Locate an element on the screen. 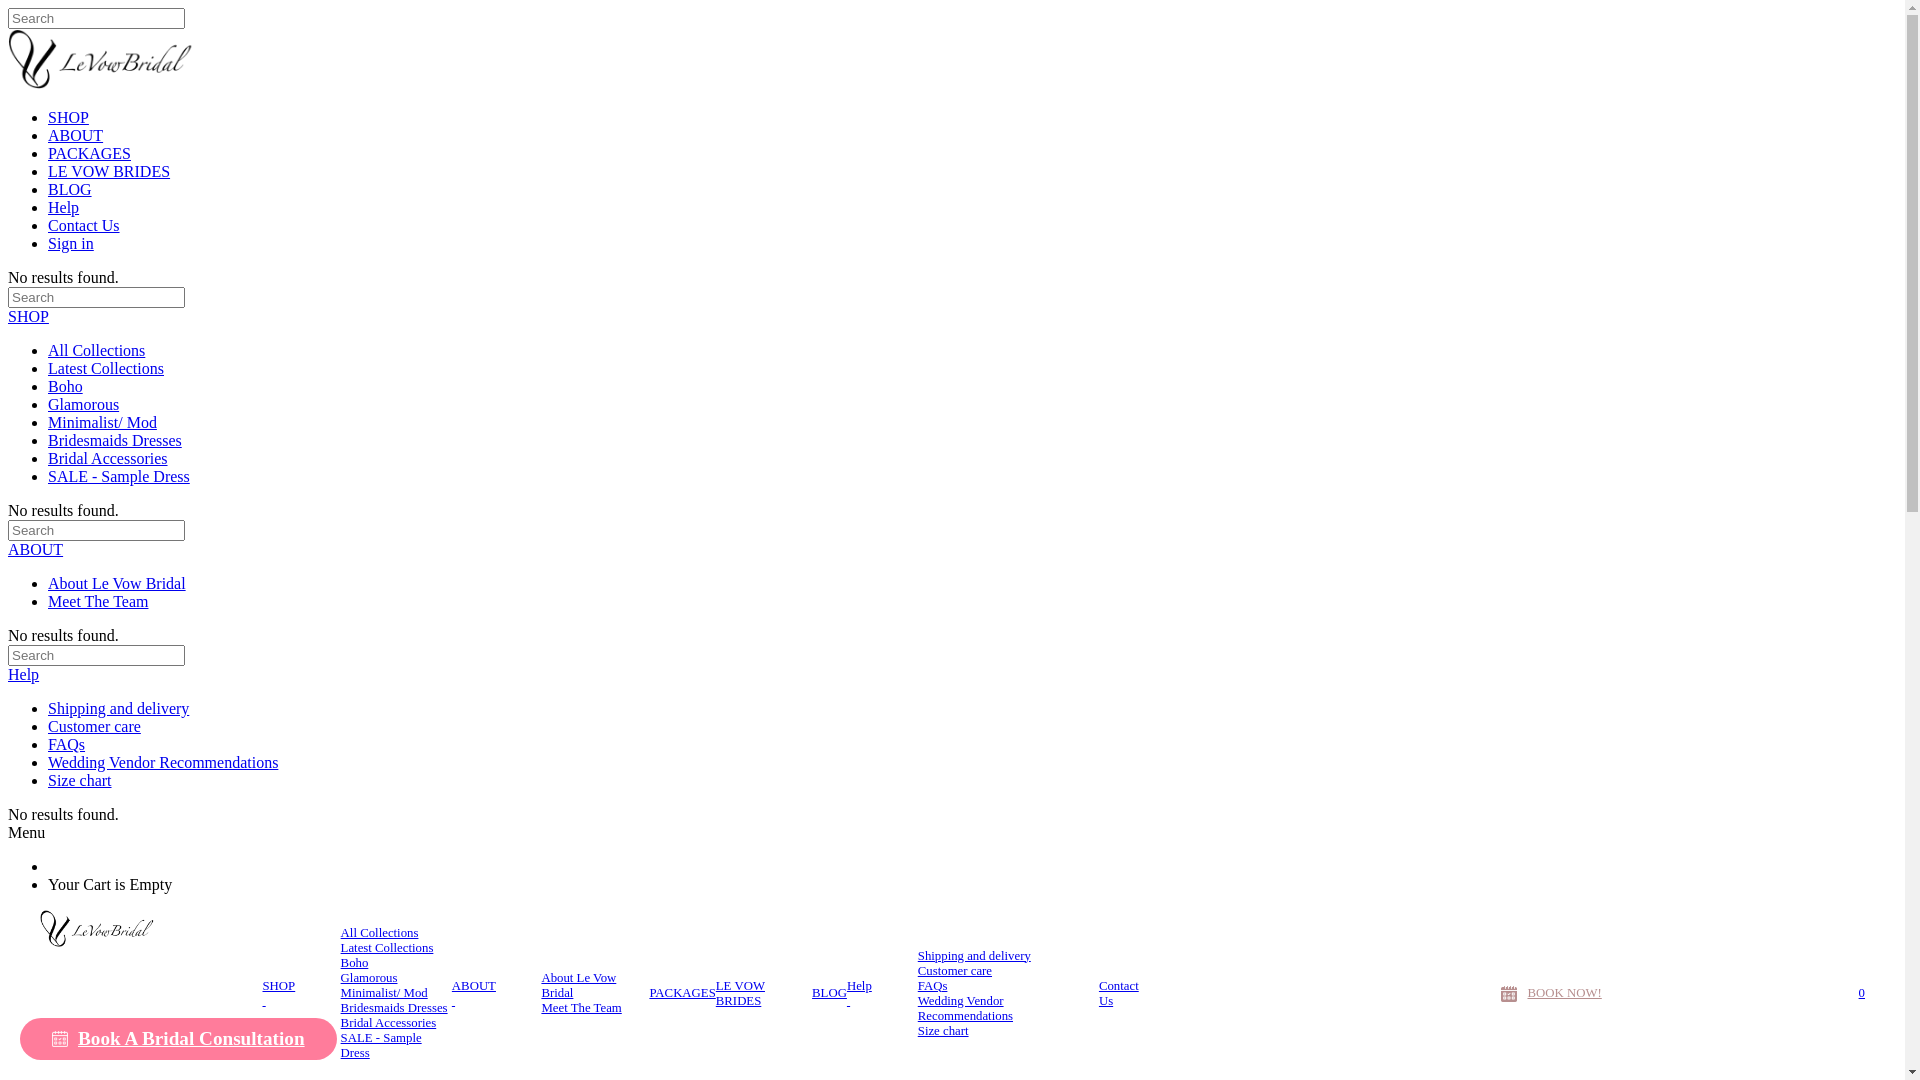 This screenshot has width=1920, height=1080. 'BLOG' is located at coordinates (829, 993).